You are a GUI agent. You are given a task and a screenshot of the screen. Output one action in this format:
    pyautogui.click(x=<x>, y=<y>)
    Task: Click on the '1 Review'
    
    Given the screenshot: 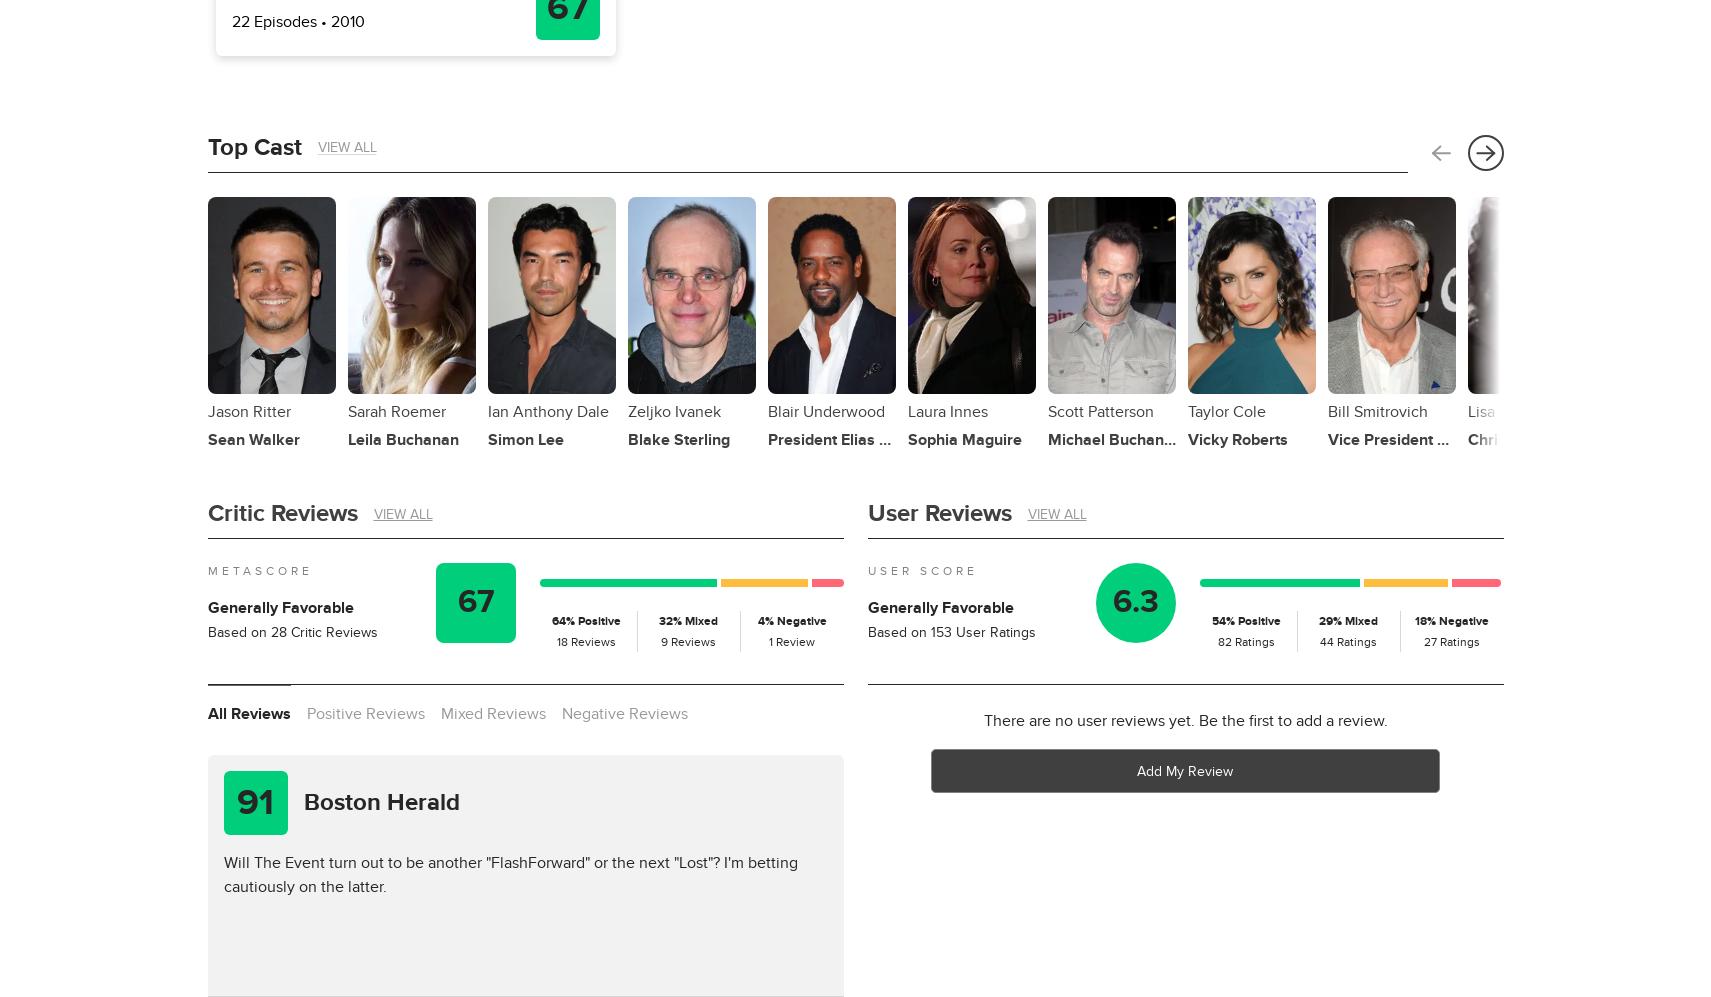 What is the action you would take?
    pyautogui.click(x=791, y=641)
    